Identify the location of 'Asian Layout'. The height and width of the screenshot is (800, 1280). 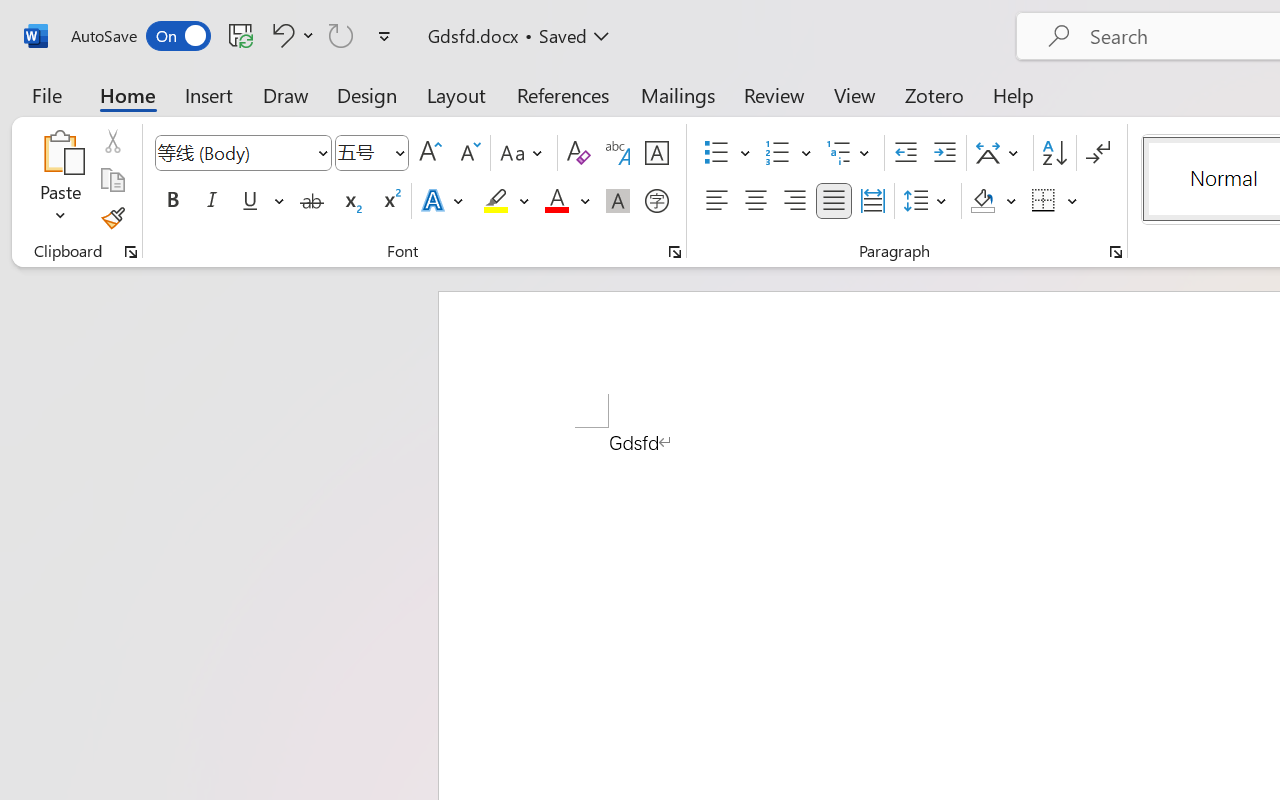
(1000, 153).